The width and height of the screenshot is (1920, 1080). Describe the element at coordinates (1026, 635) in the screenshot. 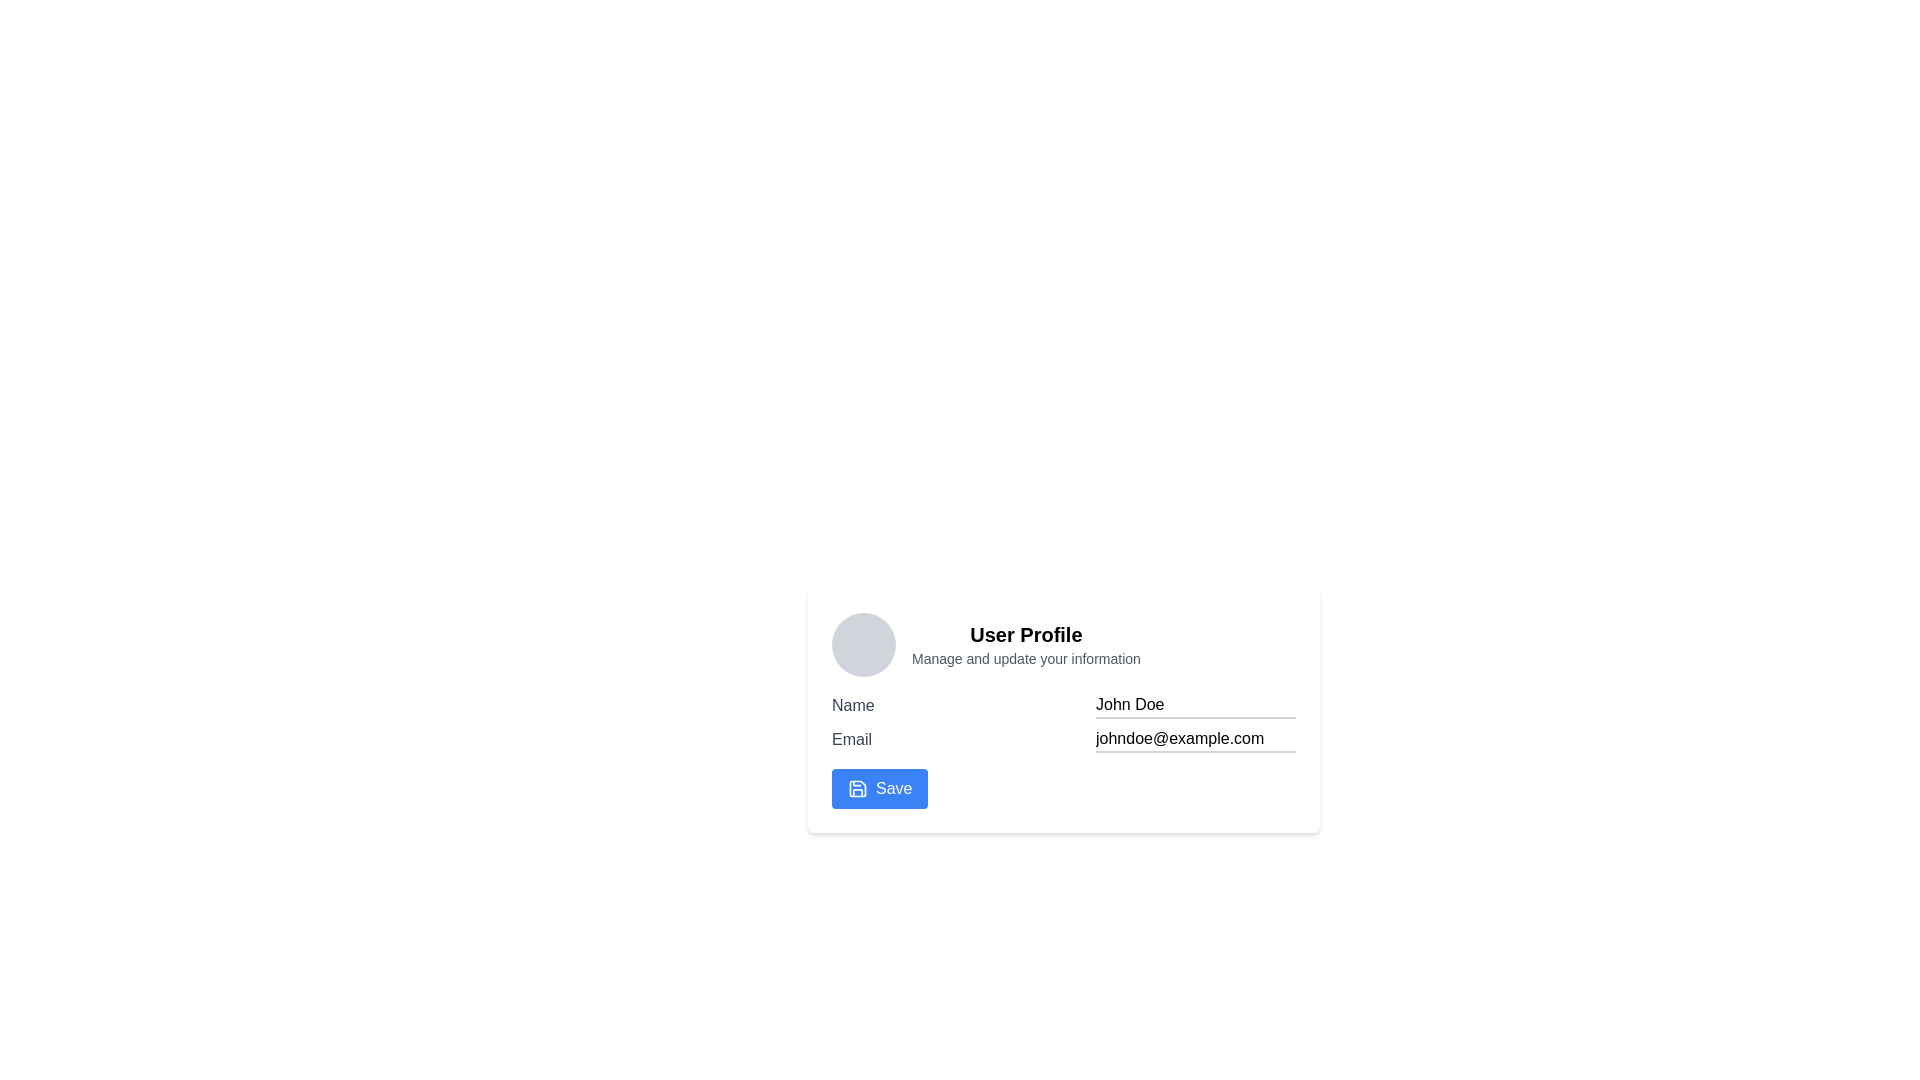

I see `text of the 'User Profile' heading, which is a bold title displayed prominently at the top of the user profile section` at that location.